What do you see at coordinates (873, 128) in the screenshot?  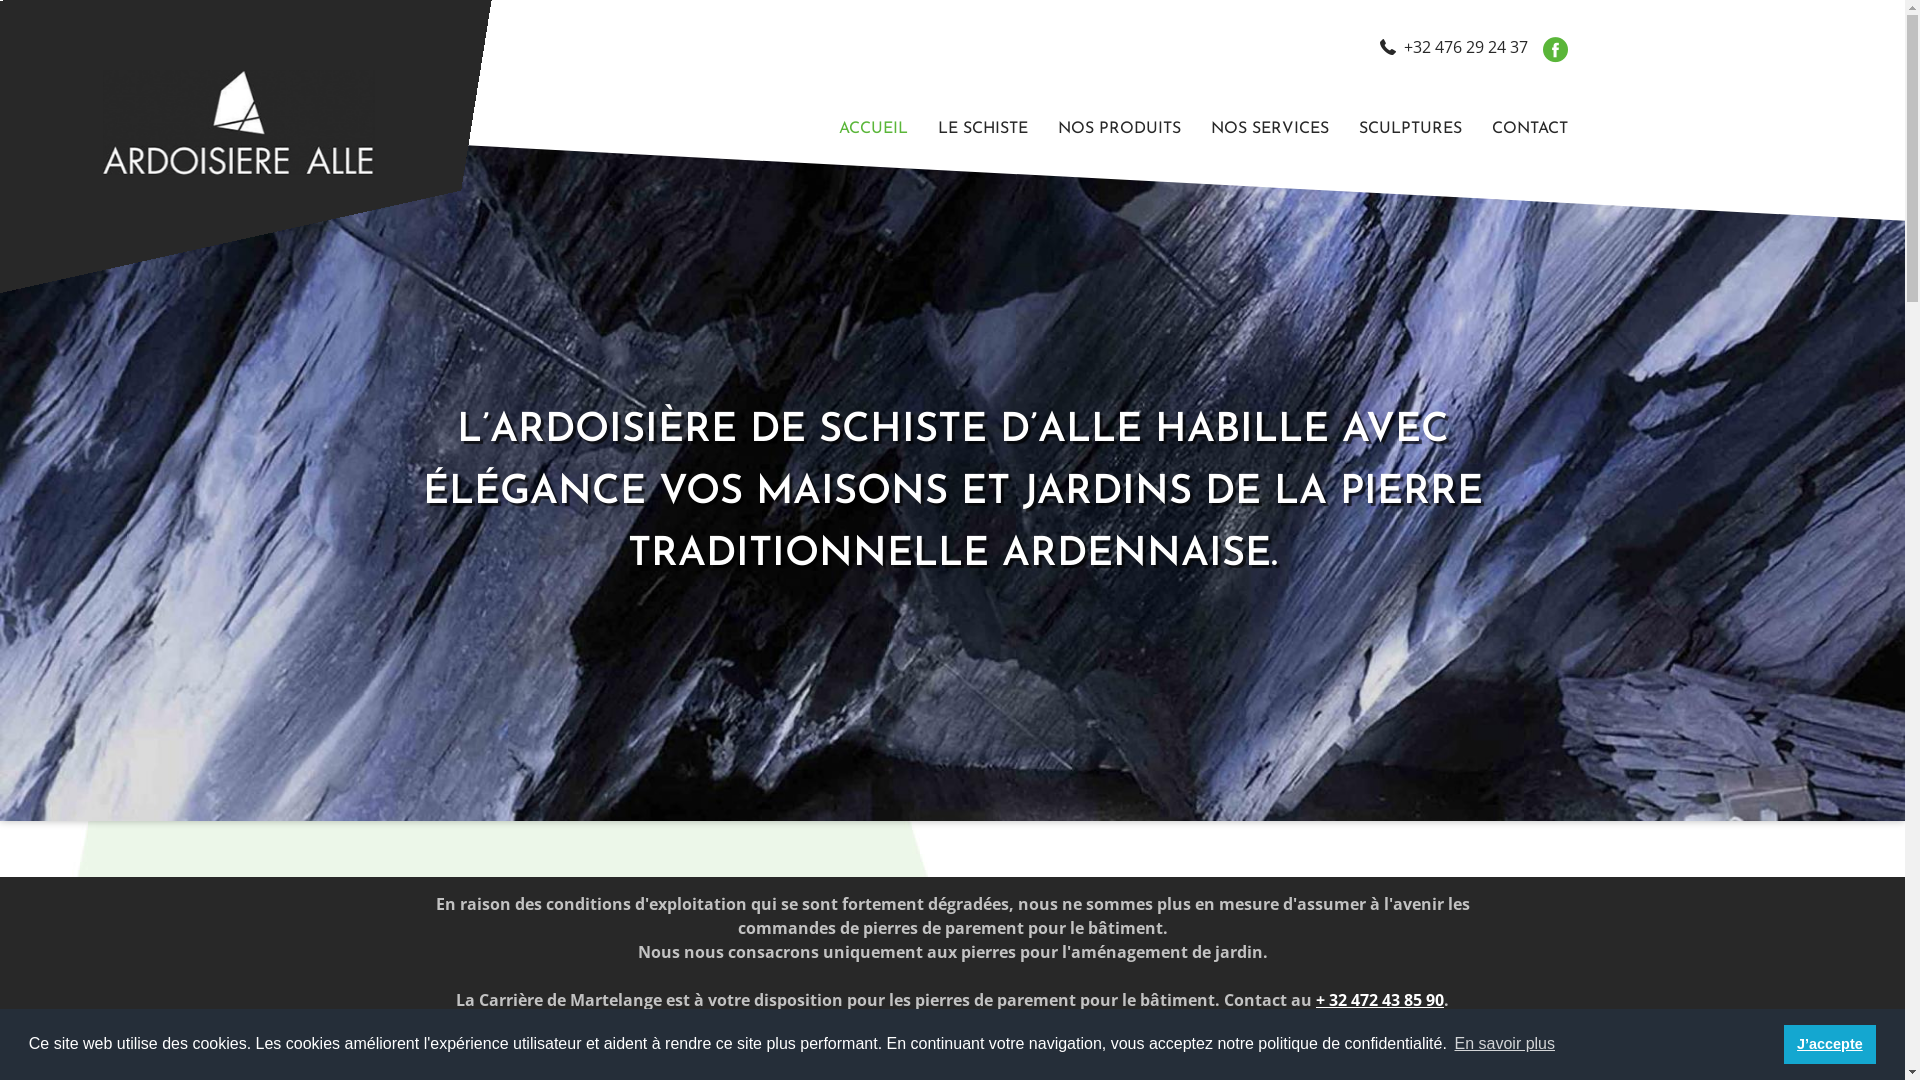 I see `'ACCUEIL'` at bounding box center [873, 128].